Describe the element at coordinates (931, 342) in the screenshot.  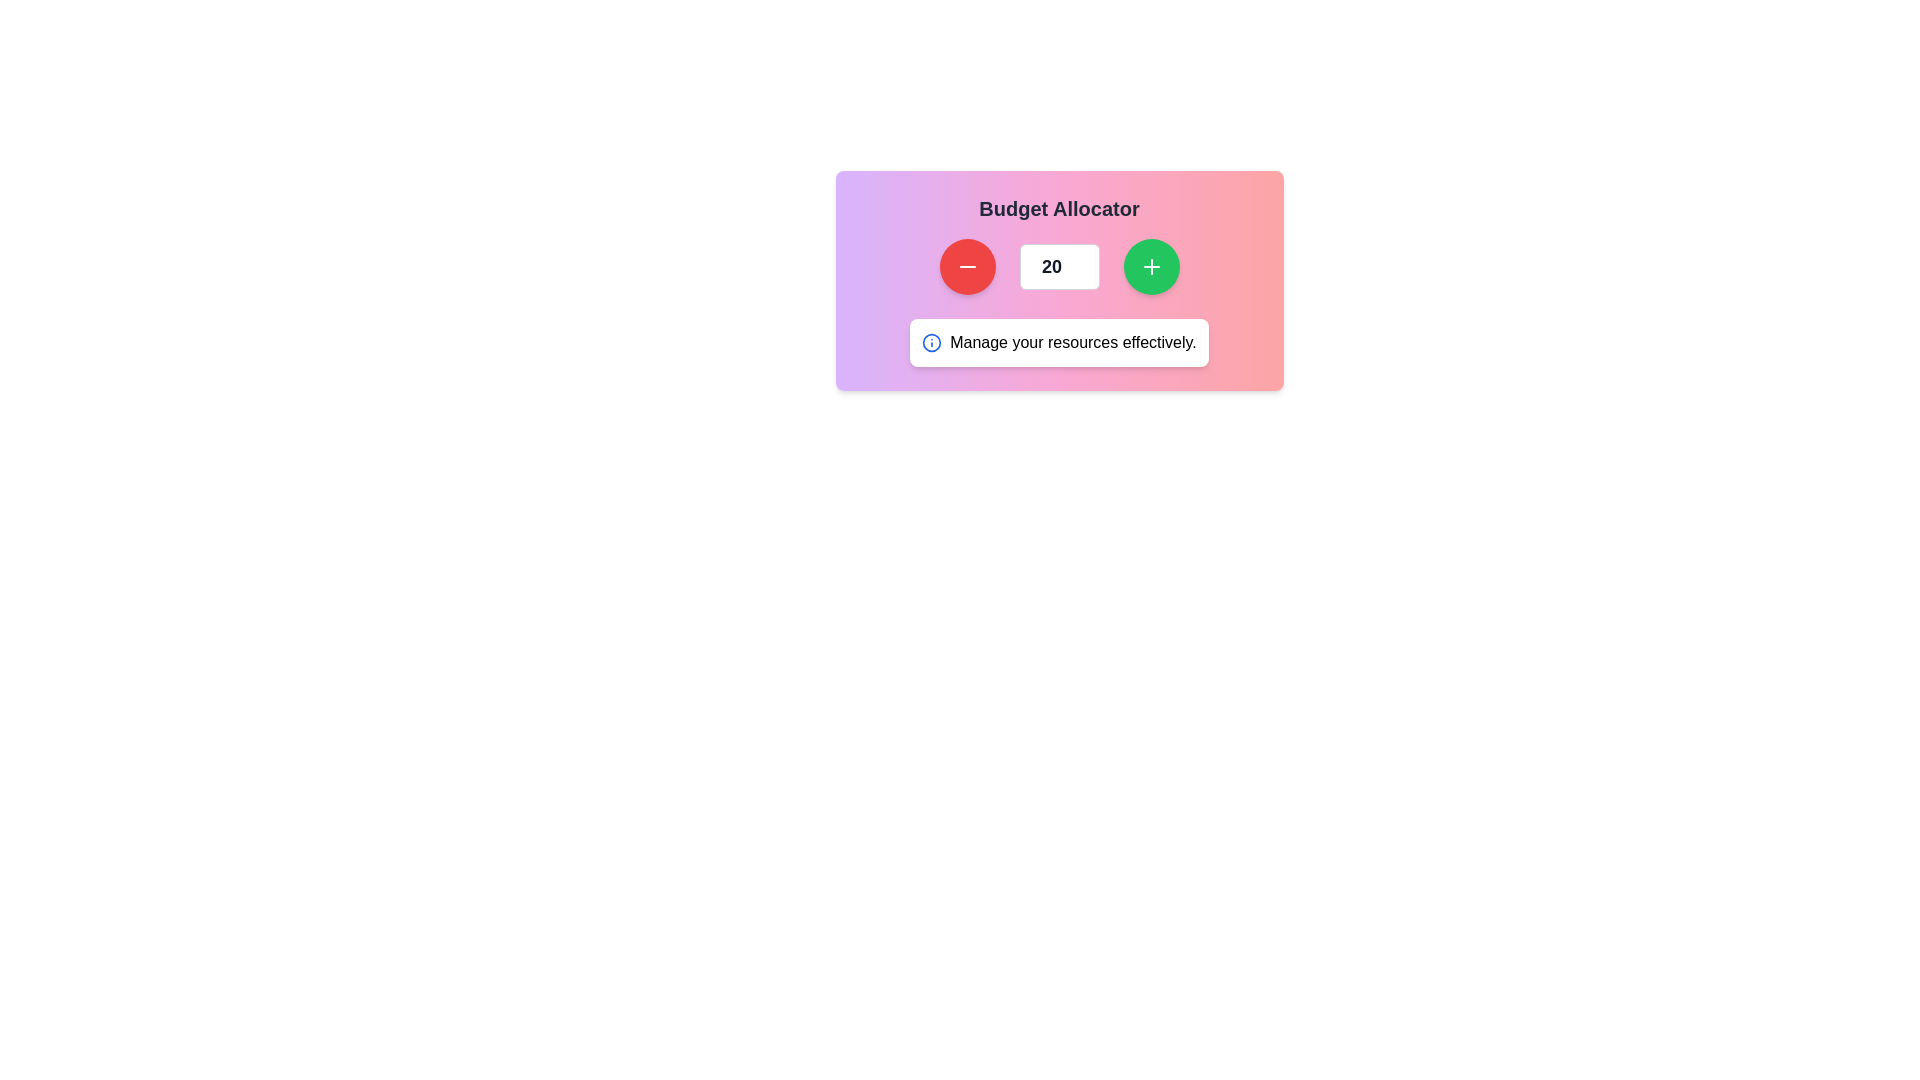
I see `the small circular Informational Icon with a blue outline located next to the text 'Manage your resources effectively'` at that location.